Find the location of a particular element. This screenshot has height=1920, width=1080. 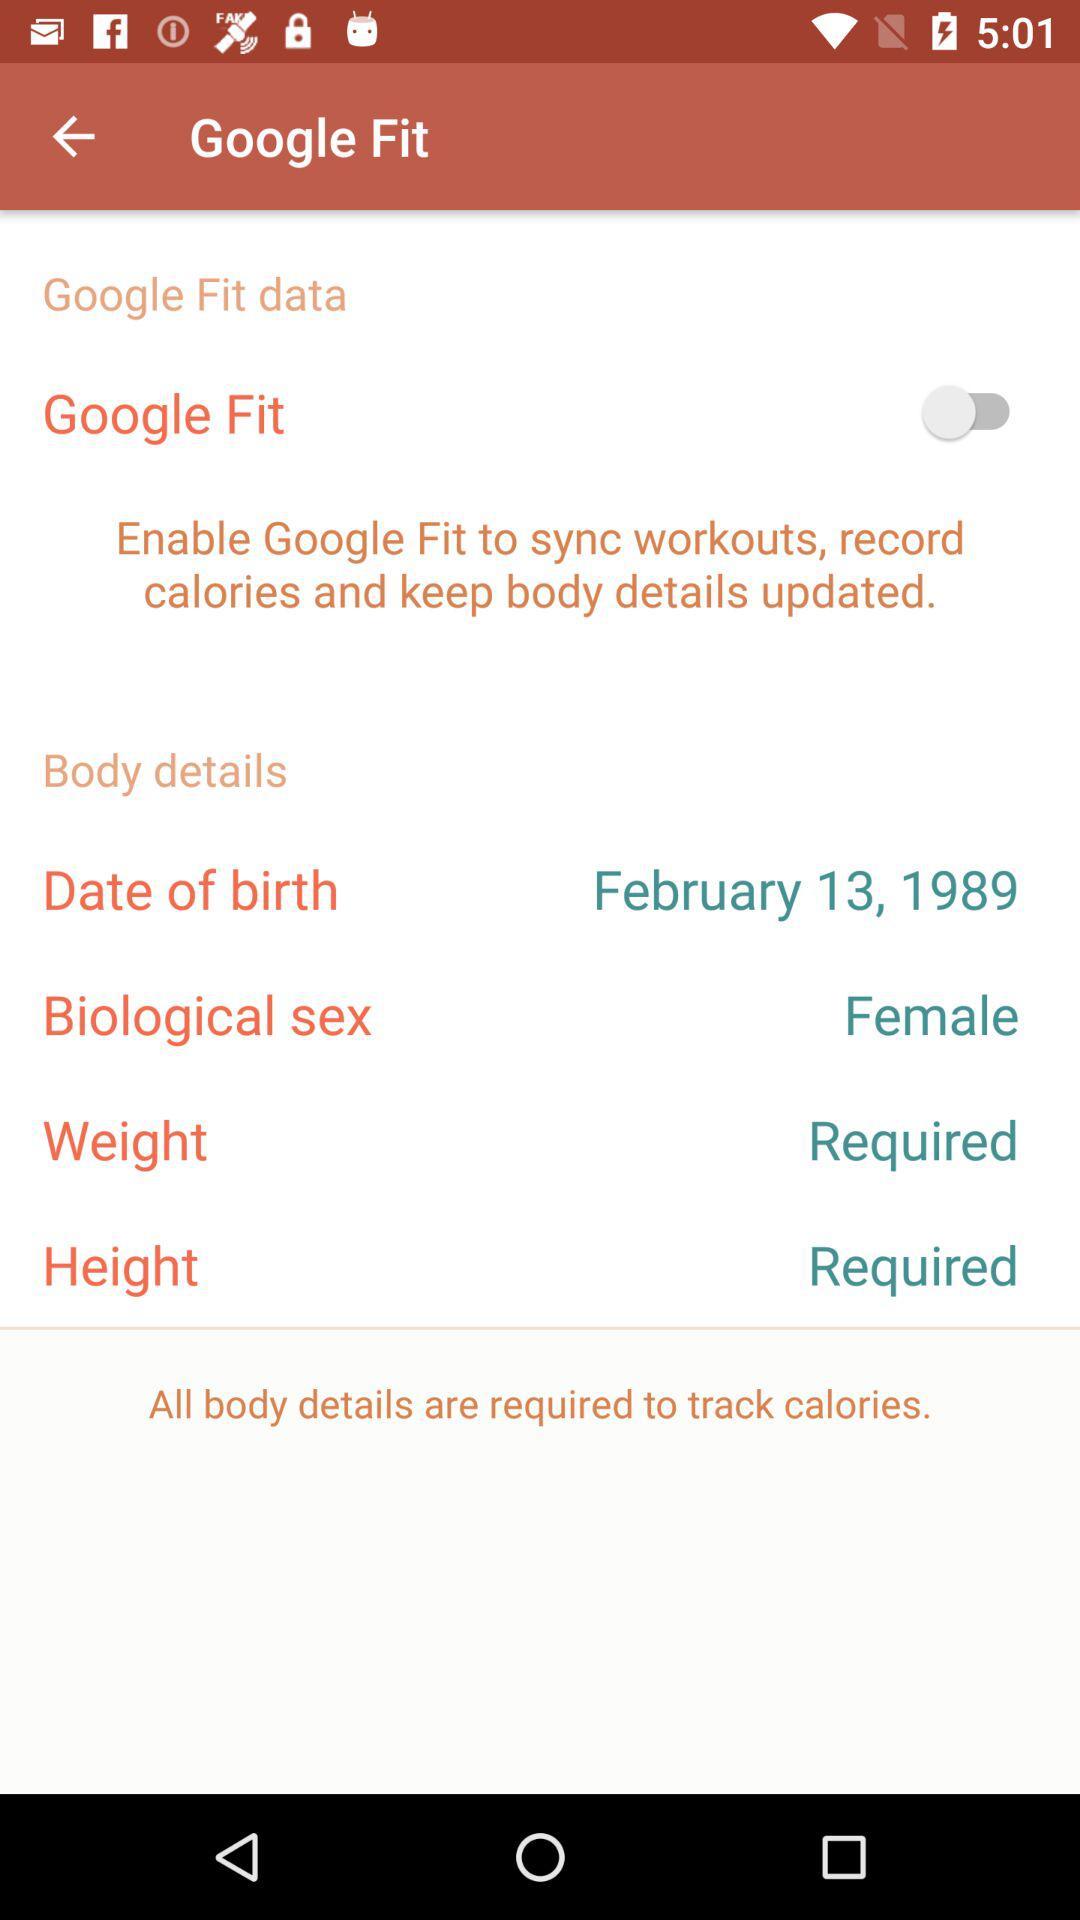

icon at the top right corner is located at coordinates (974, 411).